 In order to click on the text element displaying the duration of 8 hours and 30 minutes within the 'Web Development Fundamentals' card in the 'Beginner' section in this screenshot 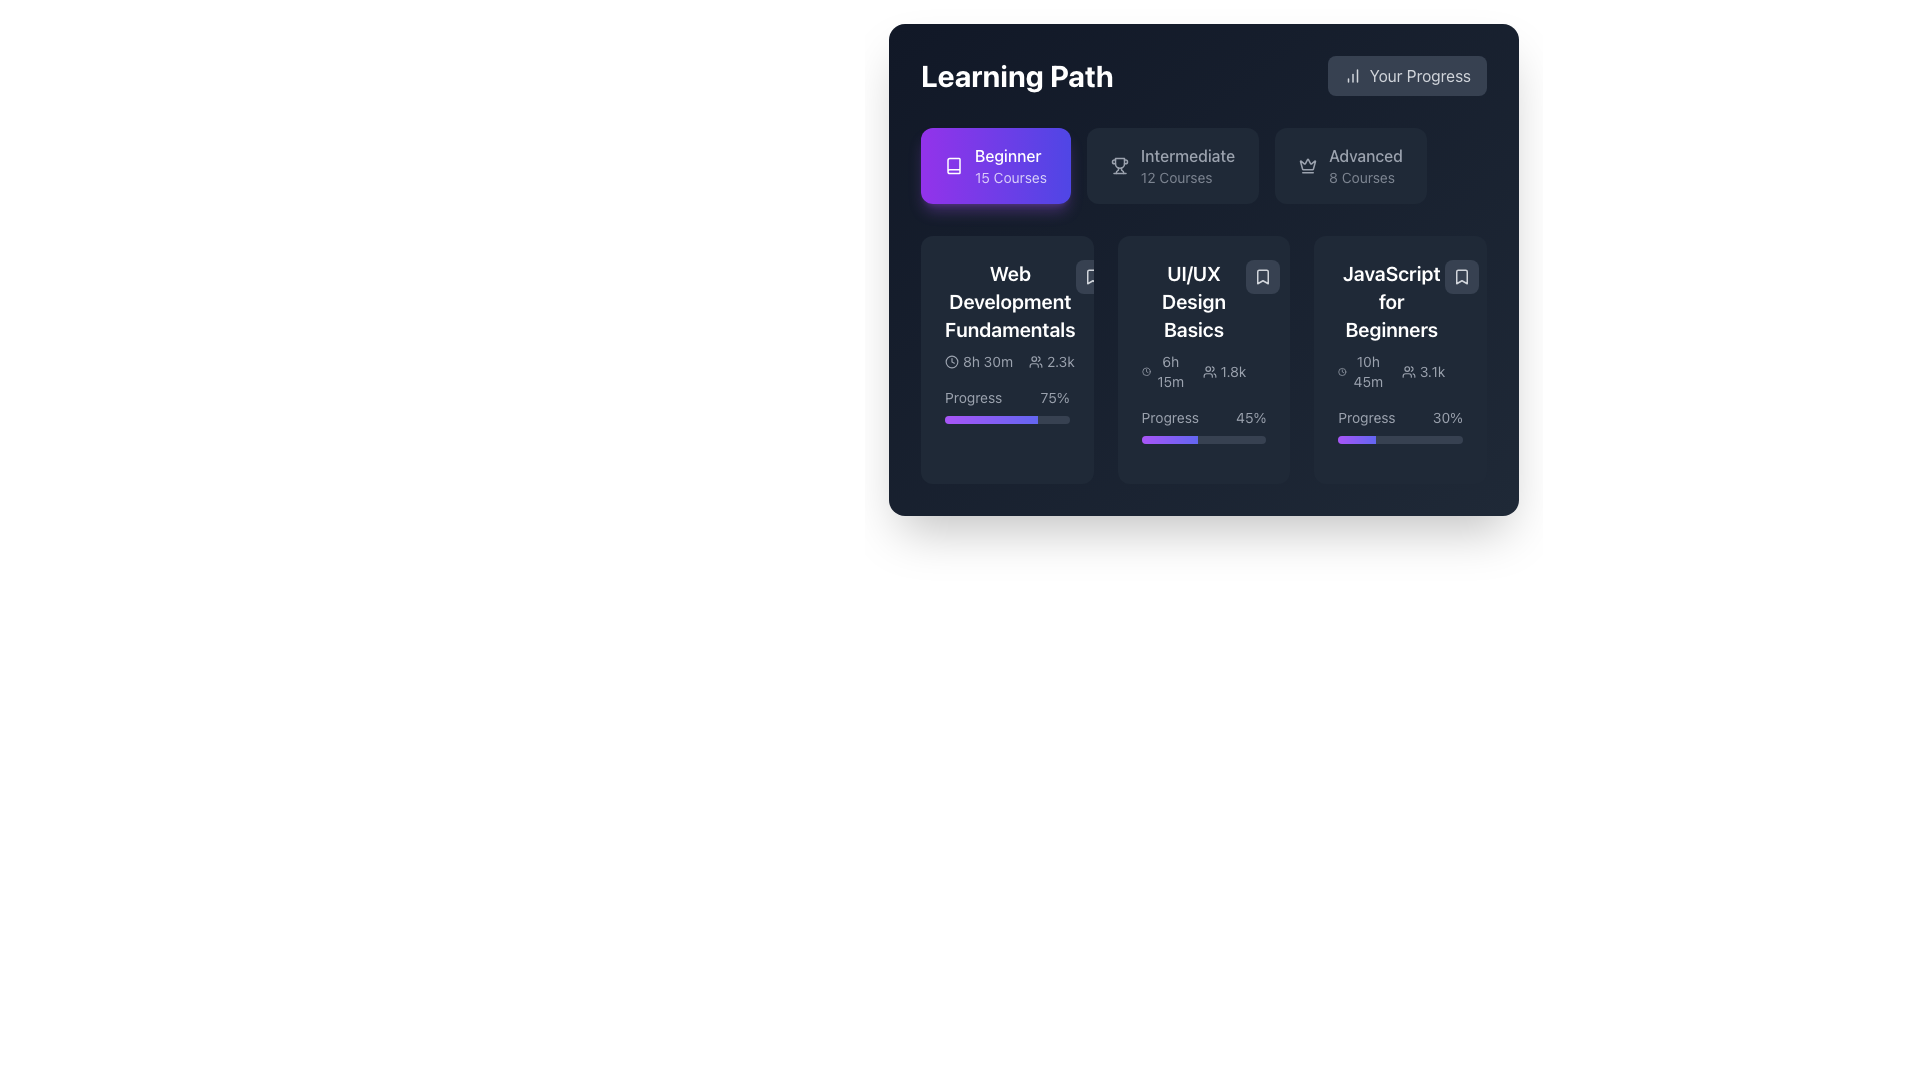, I will do `click(979, 362)`.